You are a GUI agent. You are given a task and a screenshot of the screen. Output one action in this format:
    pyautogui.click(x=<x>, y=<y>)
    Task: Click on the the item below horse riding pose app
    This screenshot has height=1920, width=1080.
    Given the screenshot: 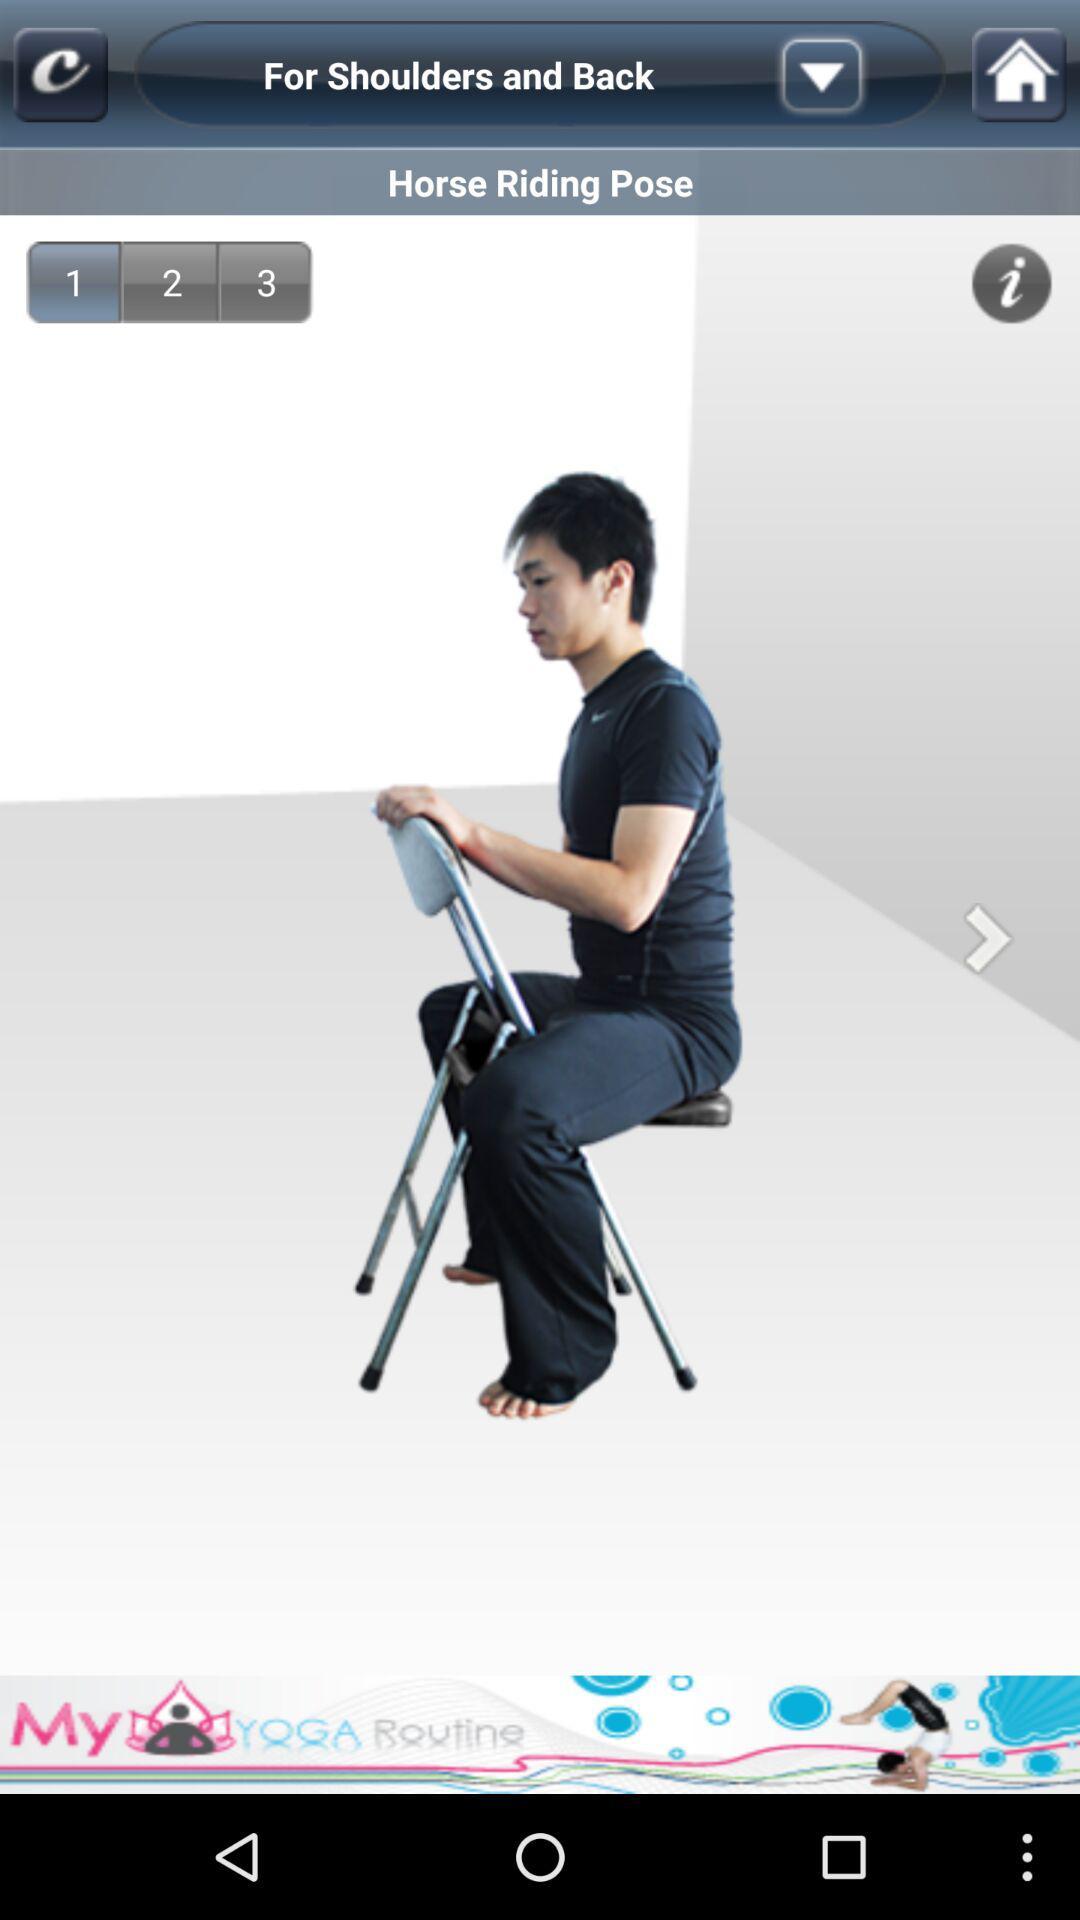 What is the action you would take?
    pyautogui.click(x=1011, y=282)
    